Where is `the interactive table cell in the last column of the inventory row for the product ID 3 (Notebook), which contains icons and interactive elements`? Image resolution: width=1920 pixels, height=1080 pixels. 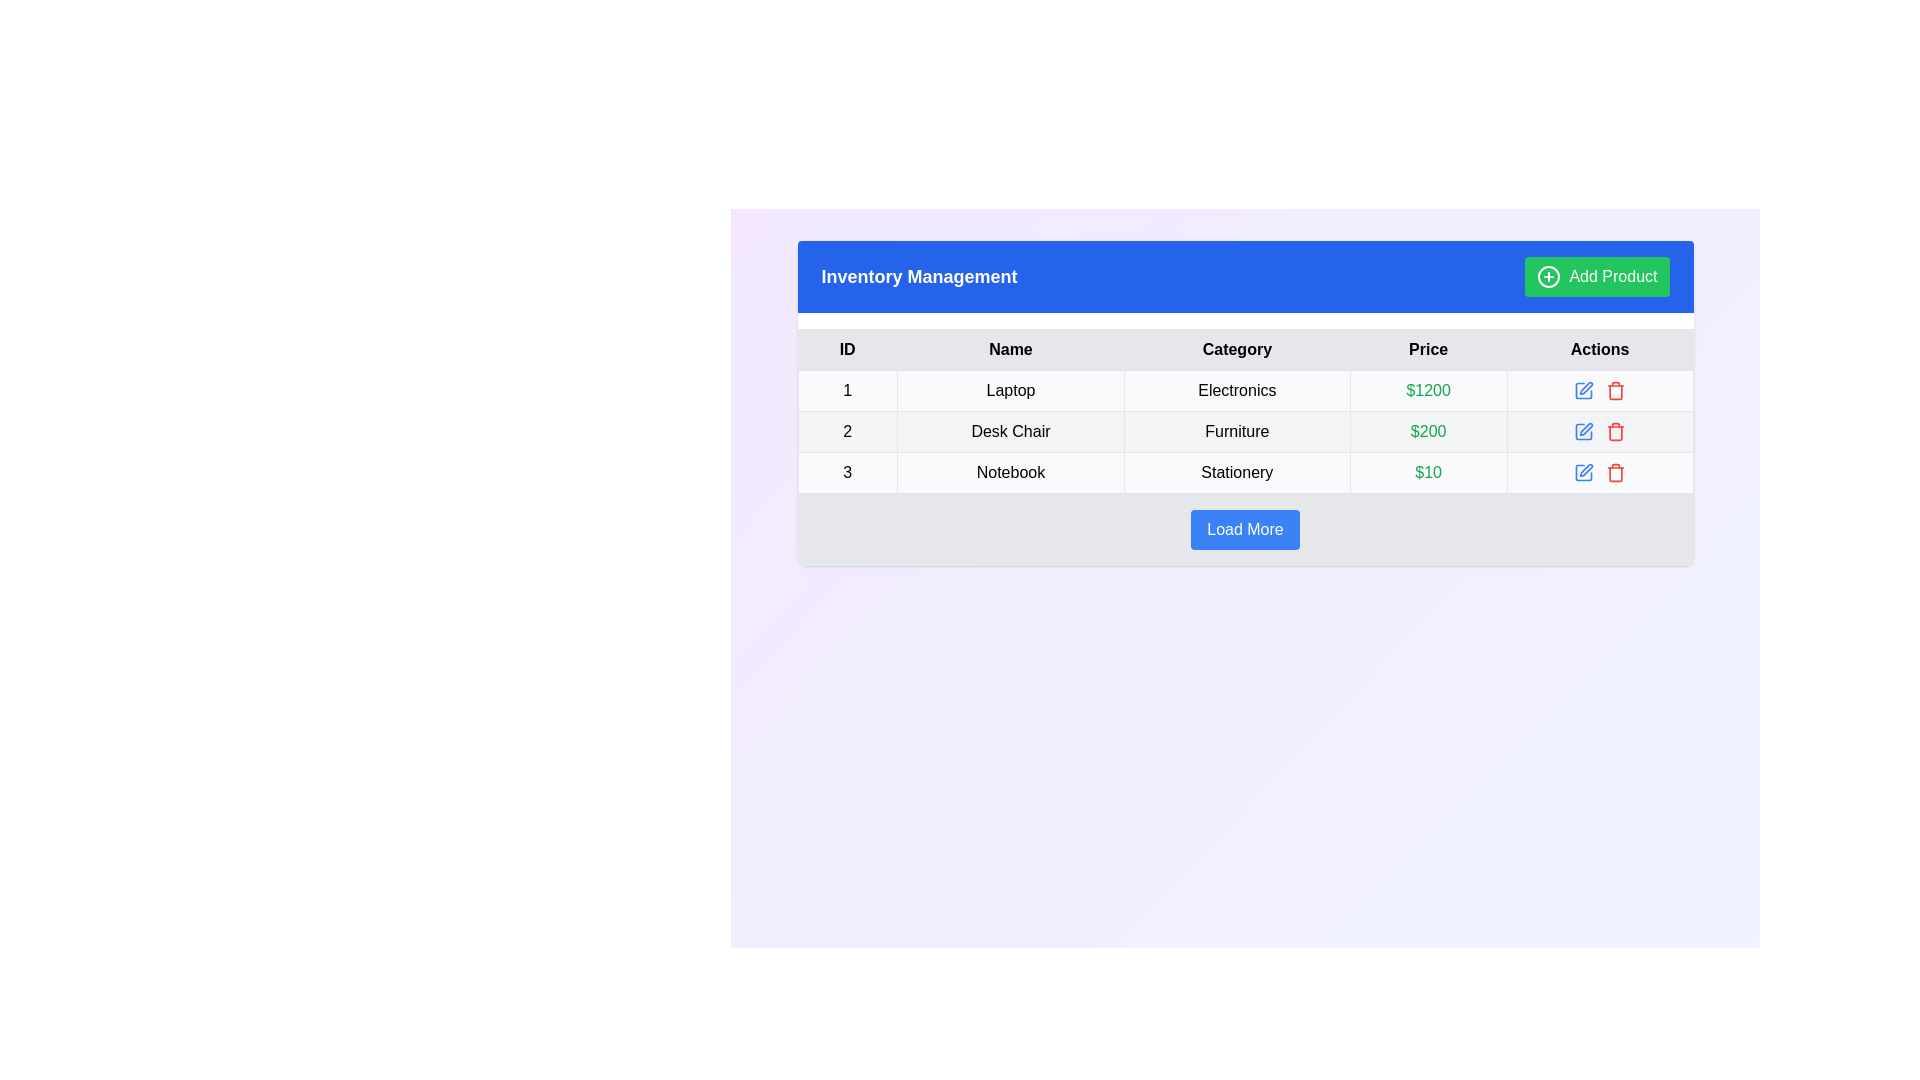
the interactive table cell in the last column of the inventory row for the product ID 3 (Notebook), which contains icons and interactive elements is located at coordinates (1600, 473).